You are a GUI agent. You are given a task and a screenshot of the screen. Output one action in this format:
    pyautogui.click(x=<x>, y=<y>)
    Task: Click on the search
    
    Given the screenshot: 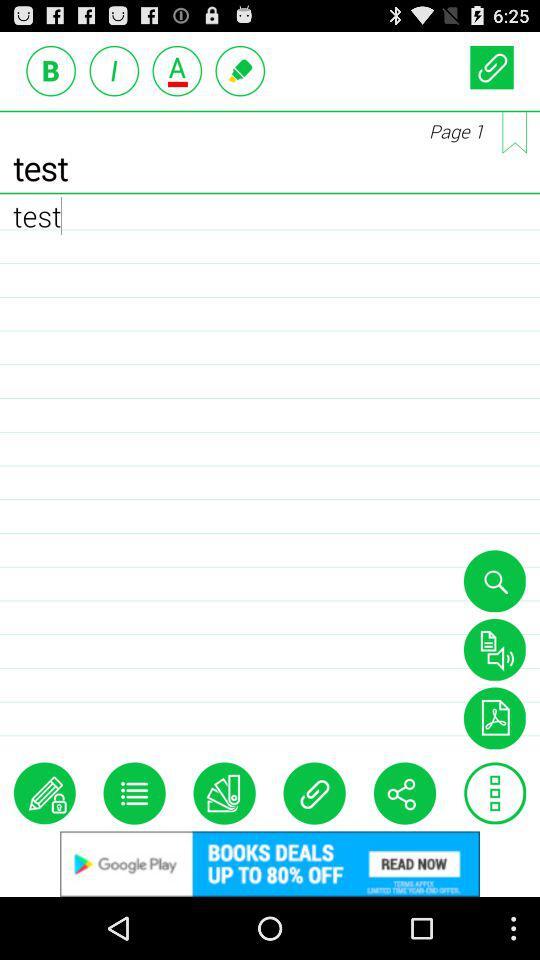 What is the action you would take?
    pyautogui.click(x=493, y=581)
    